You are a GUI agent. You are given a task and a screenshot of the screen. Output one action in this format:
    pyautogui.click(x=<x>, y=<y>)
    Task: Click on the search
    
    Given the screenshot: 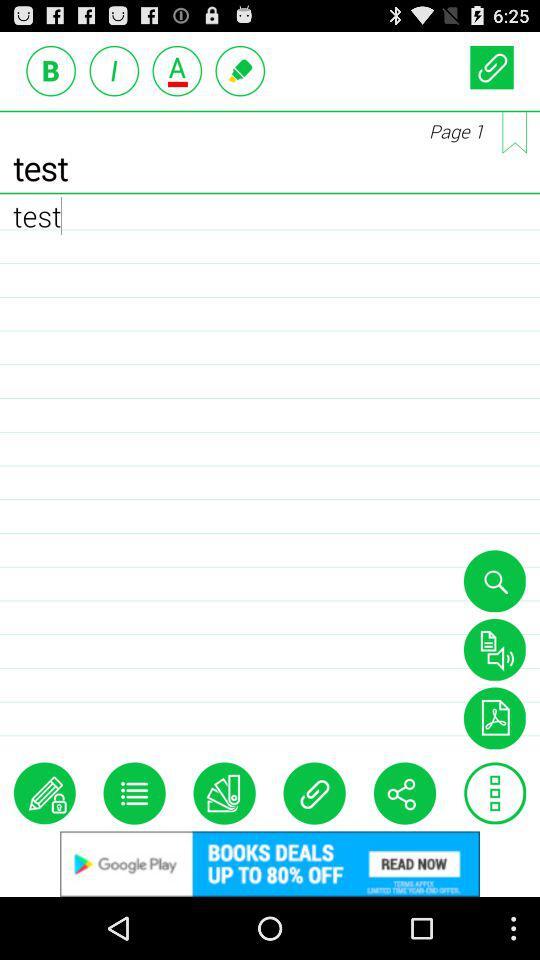 What is the action you would take?
    pyautogui.click(x=493, y=581)
    